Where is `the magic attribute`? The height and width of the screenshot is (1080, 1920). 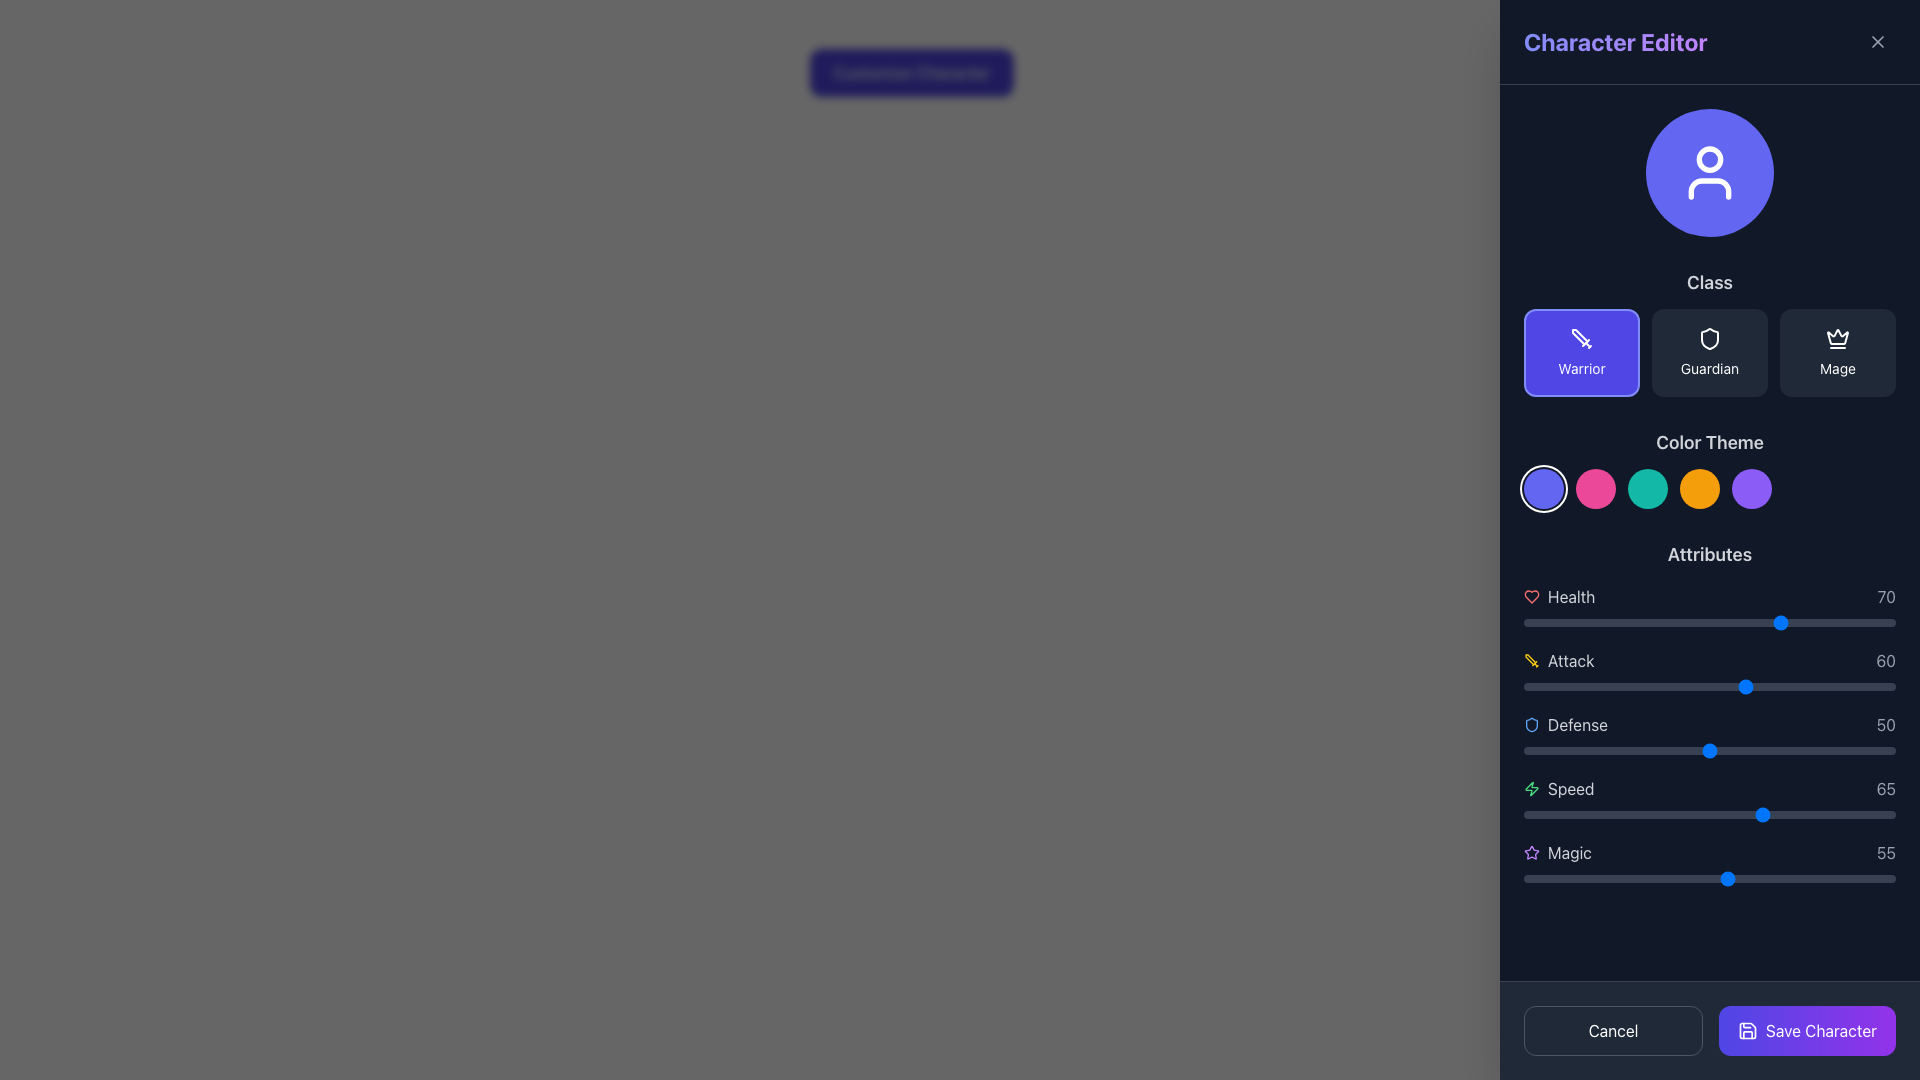 the magic attribute is located at coordinates (1788, 878).